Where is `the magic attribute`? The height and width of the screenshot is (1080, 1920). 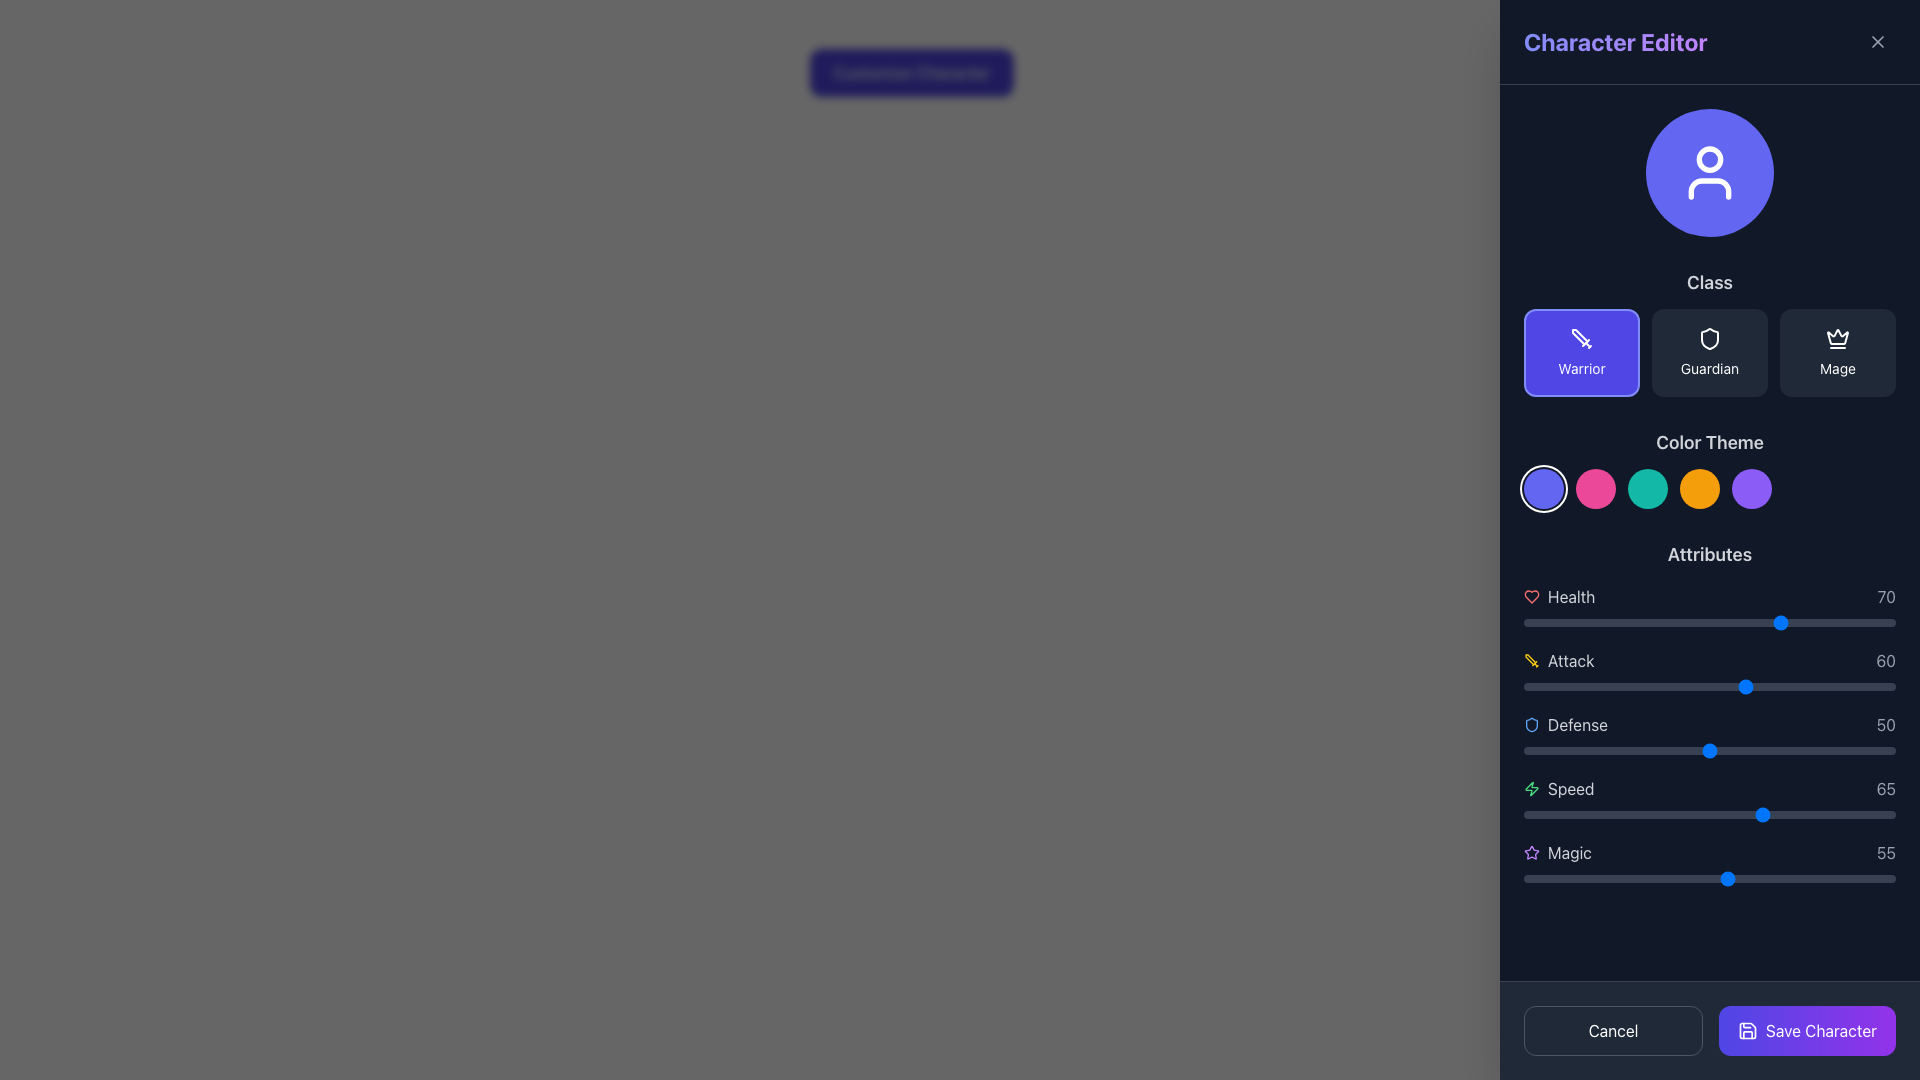 the magic attribute is located at coordinates (1788, 878).